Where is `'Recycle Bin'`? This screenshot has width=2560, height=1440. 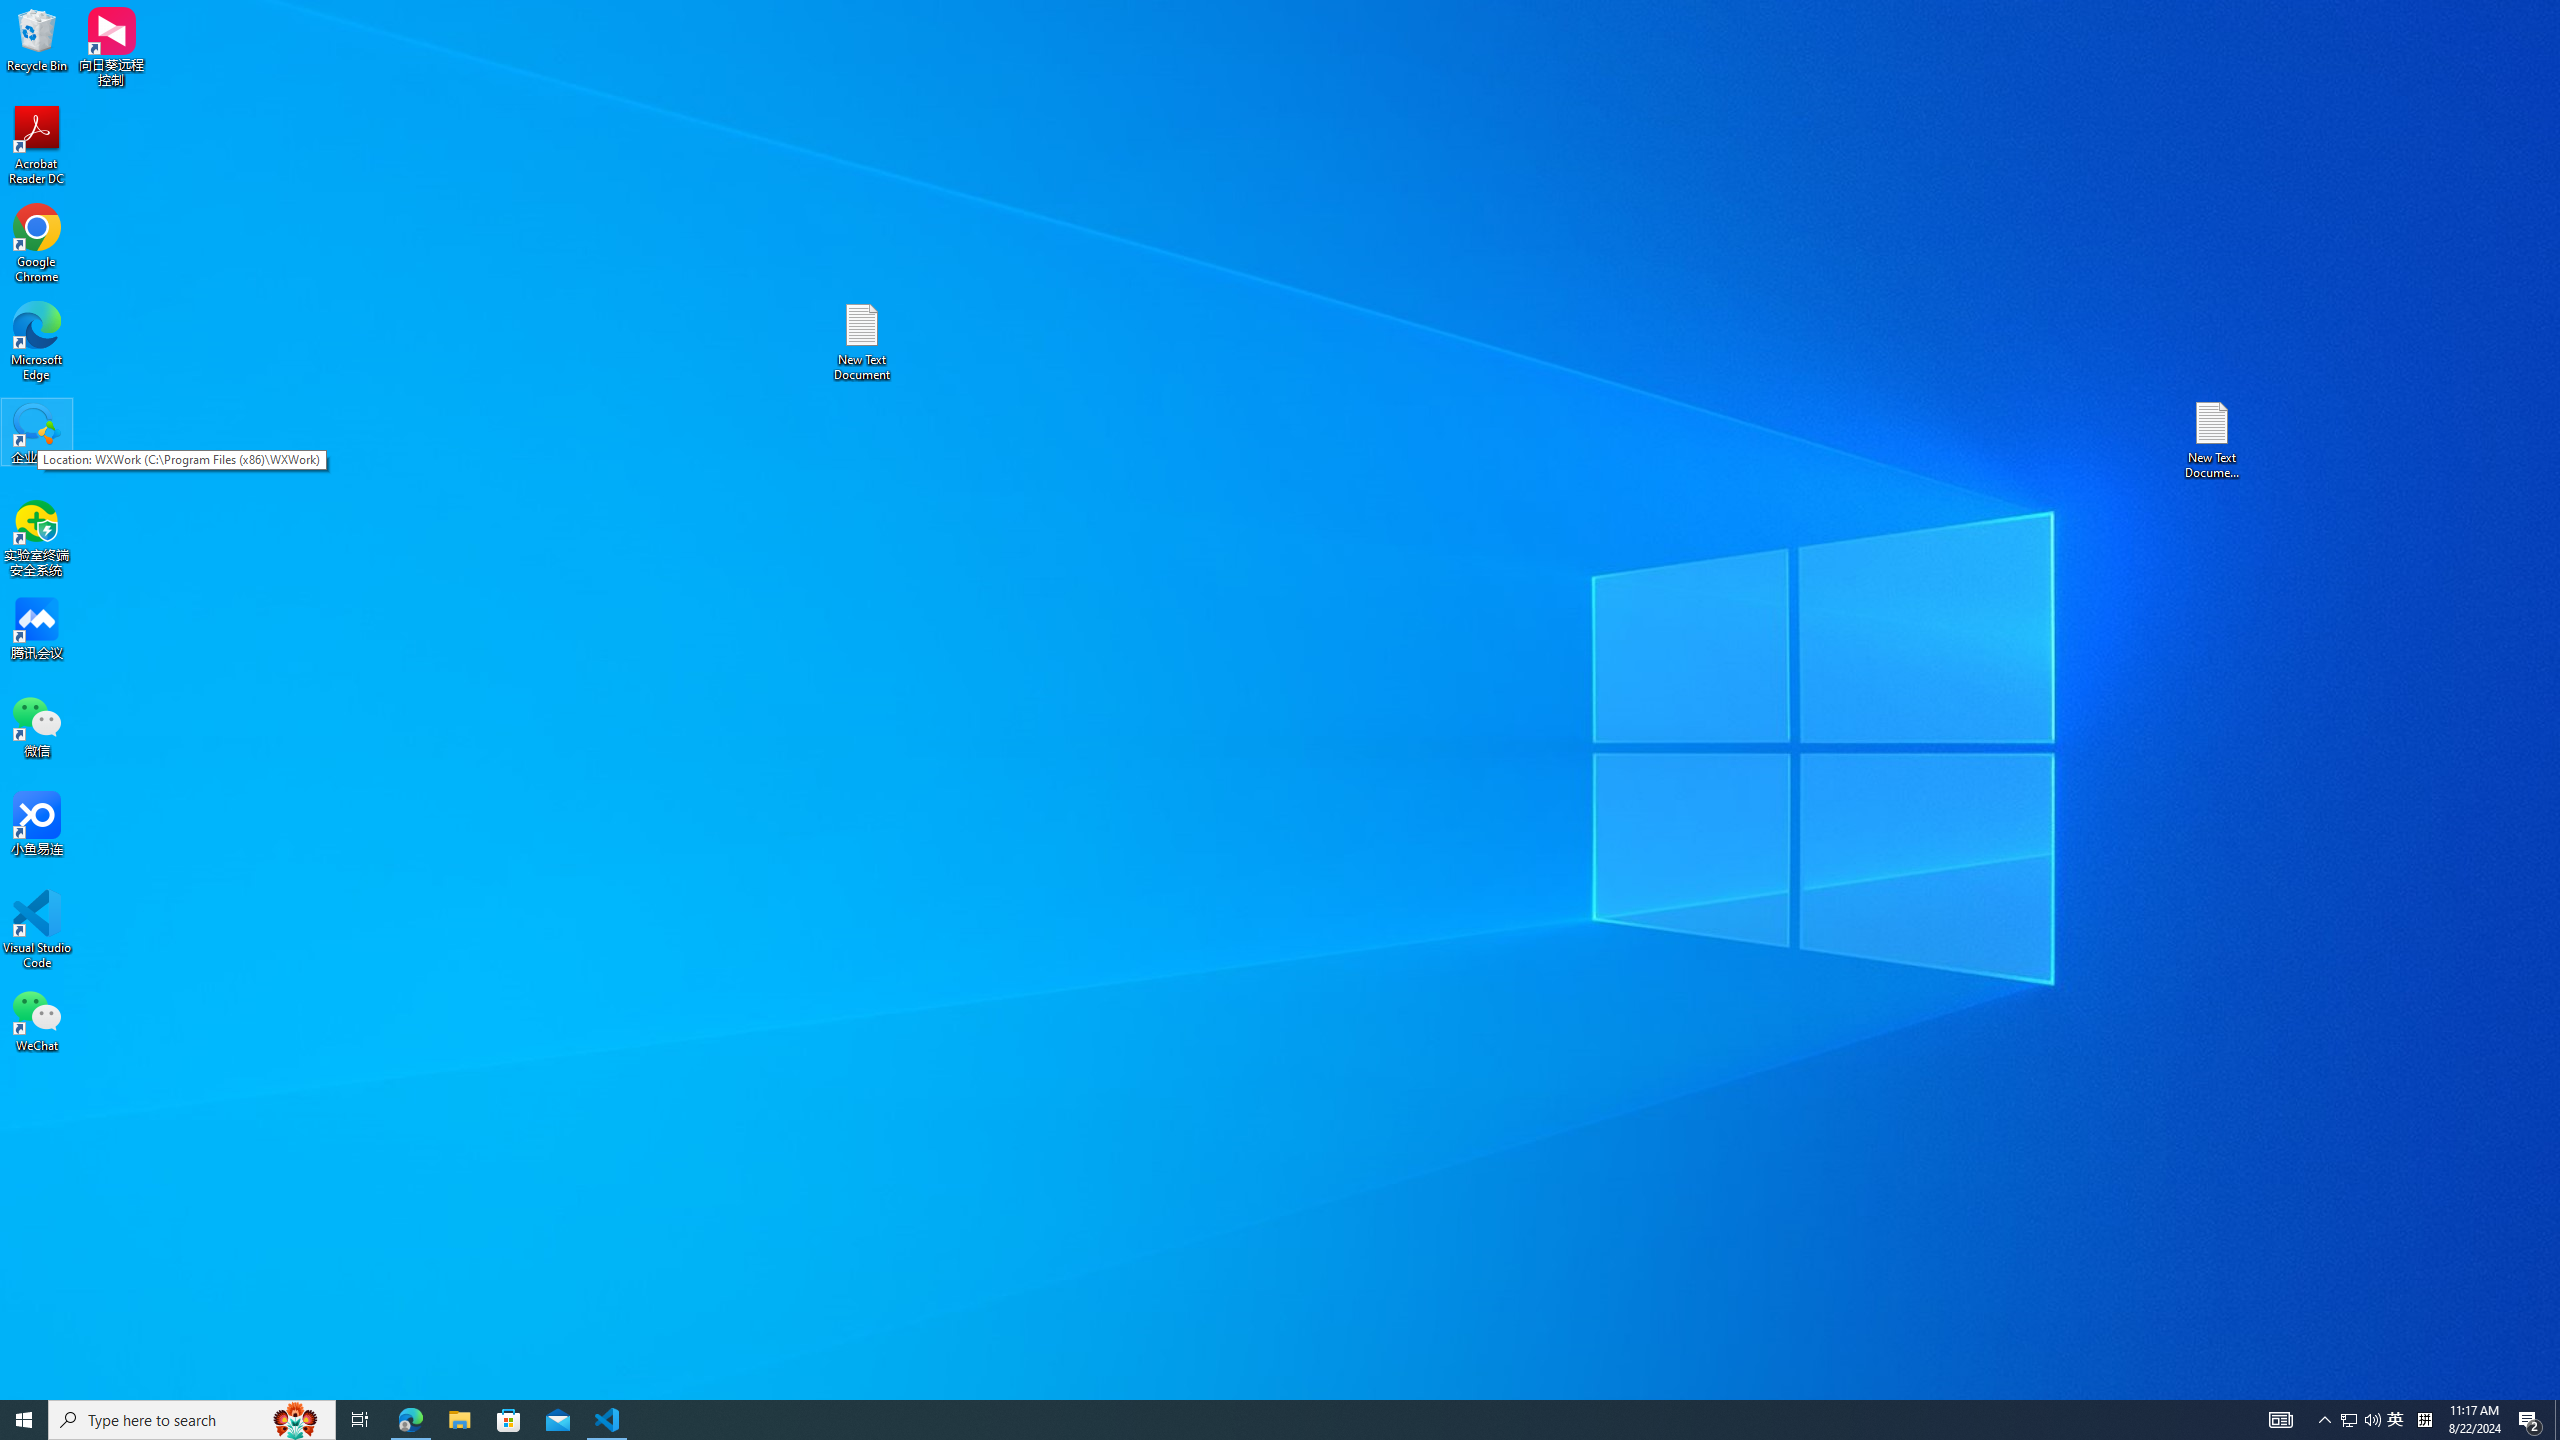 'Recycle Bin' is located at coordinates (36, 38).